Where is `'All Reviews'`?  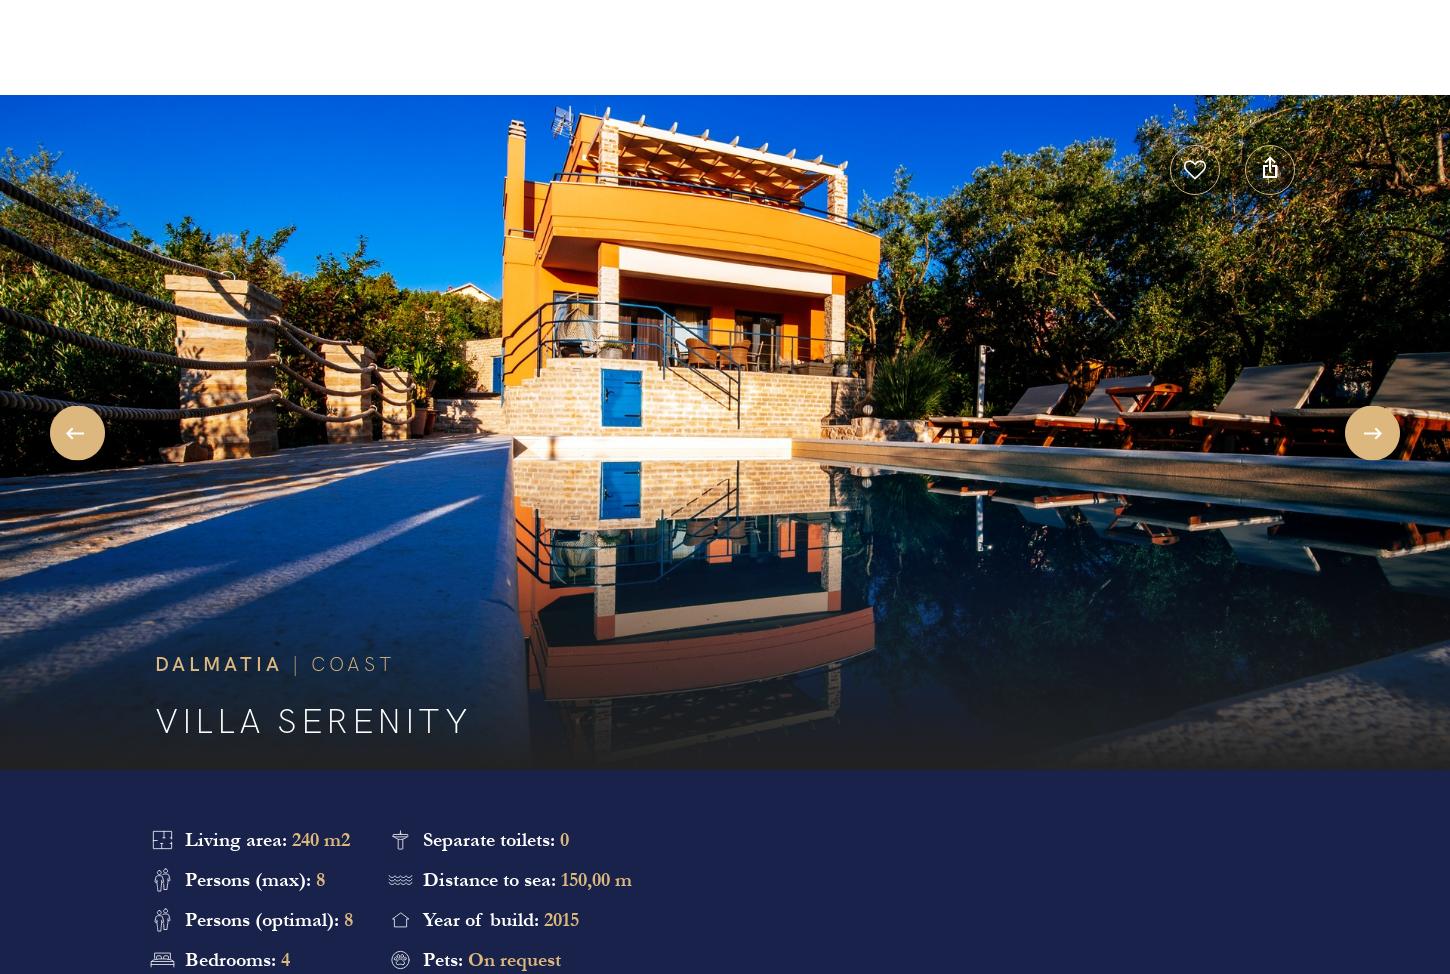
'All Reviews' is located at coordinates (836, 927).